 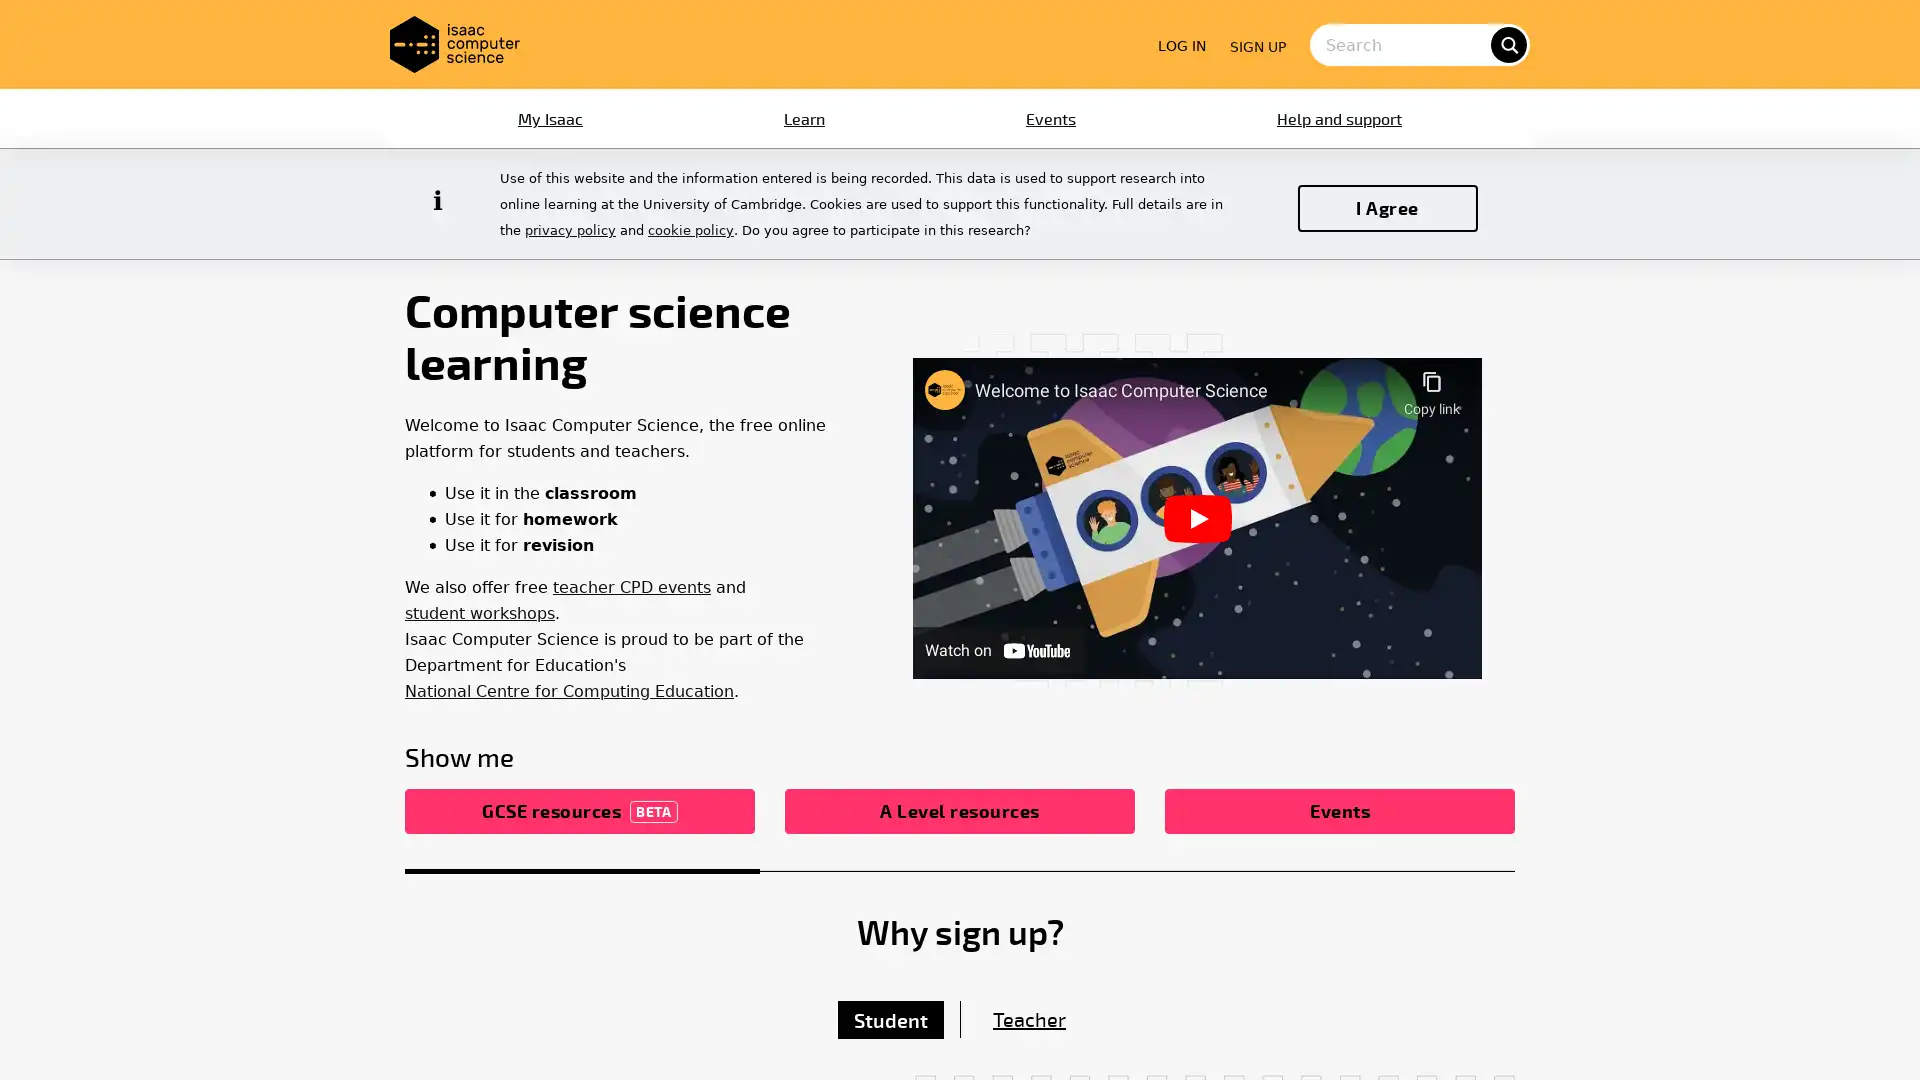 What do you see at coordinates (890, 1018) in the screenshot?
I see `Student` at bounding box center [890, 1018].